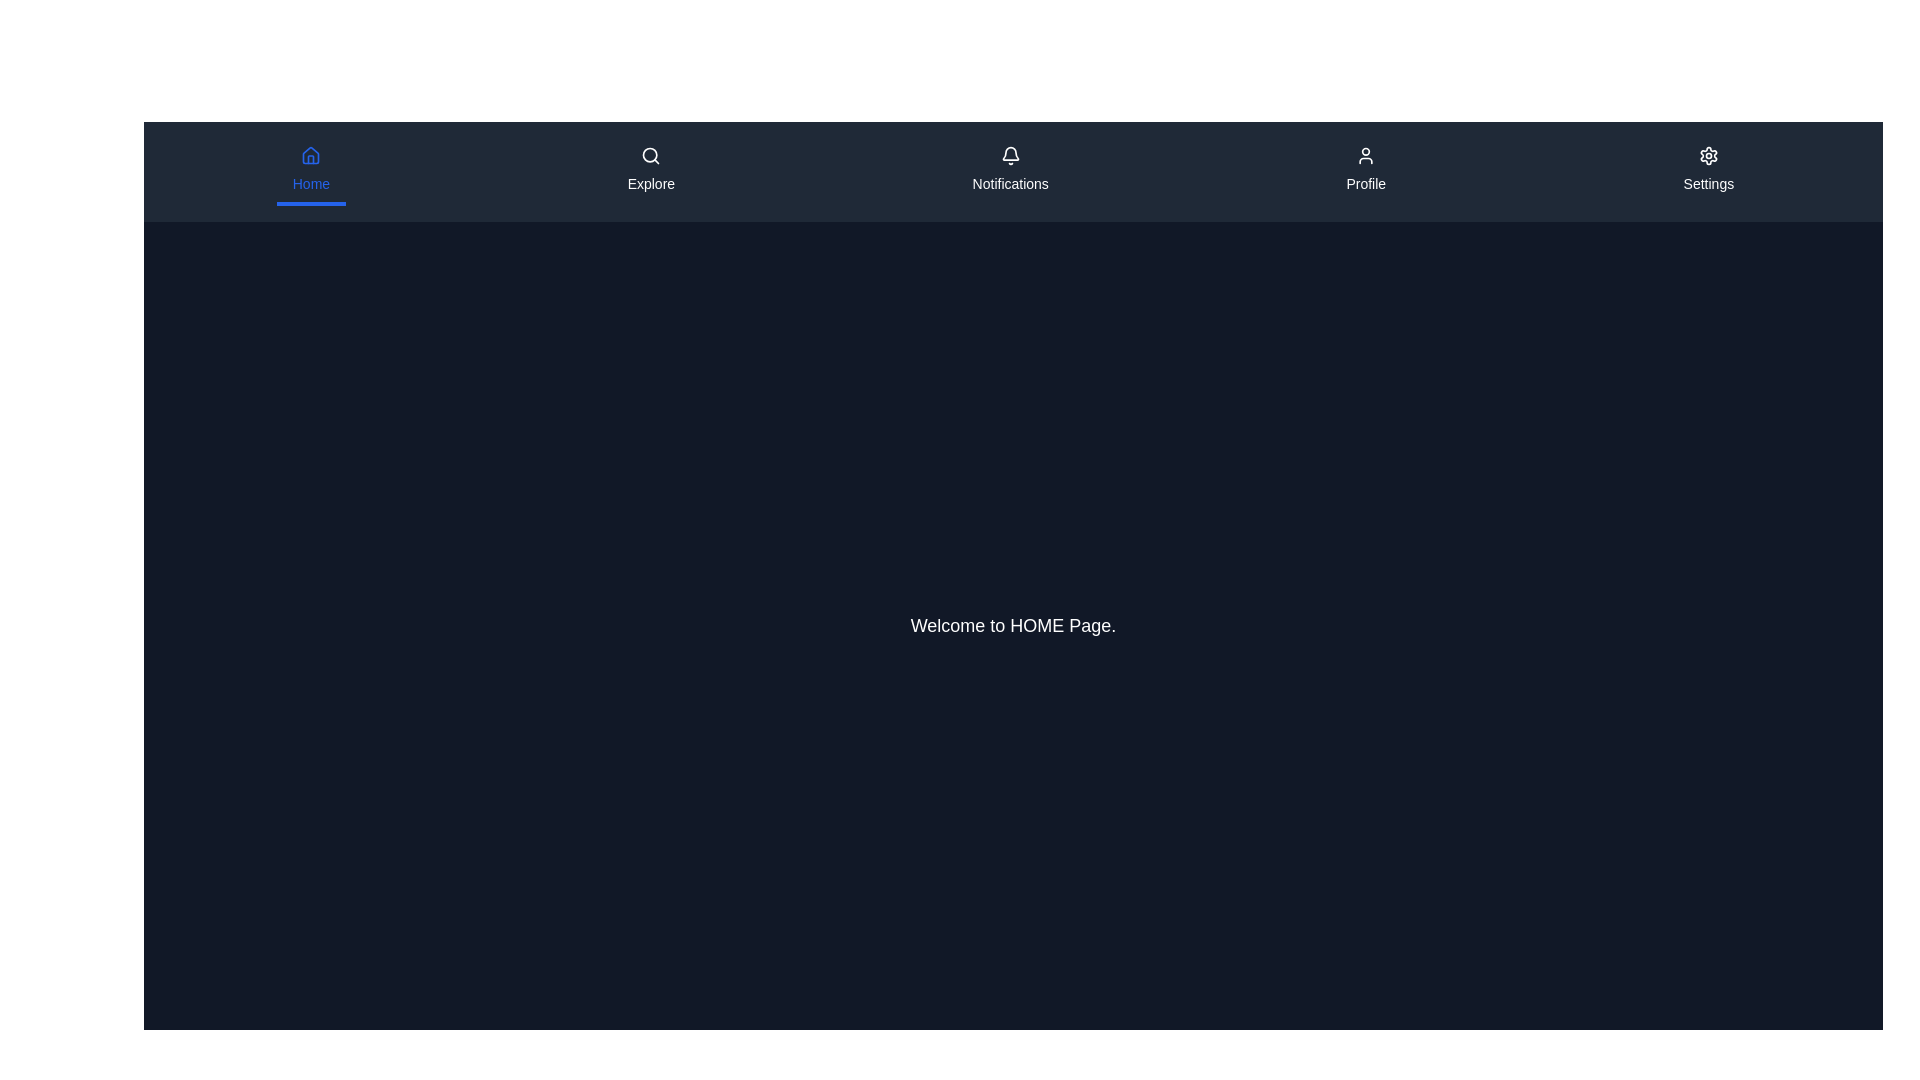 This screenshot has width=1920, height=1080. Describe the element at coordinates (1707, 184) in the screenshot. I see `the 'Settings' text label located below the gear icon in the top navigation bar` at that location.